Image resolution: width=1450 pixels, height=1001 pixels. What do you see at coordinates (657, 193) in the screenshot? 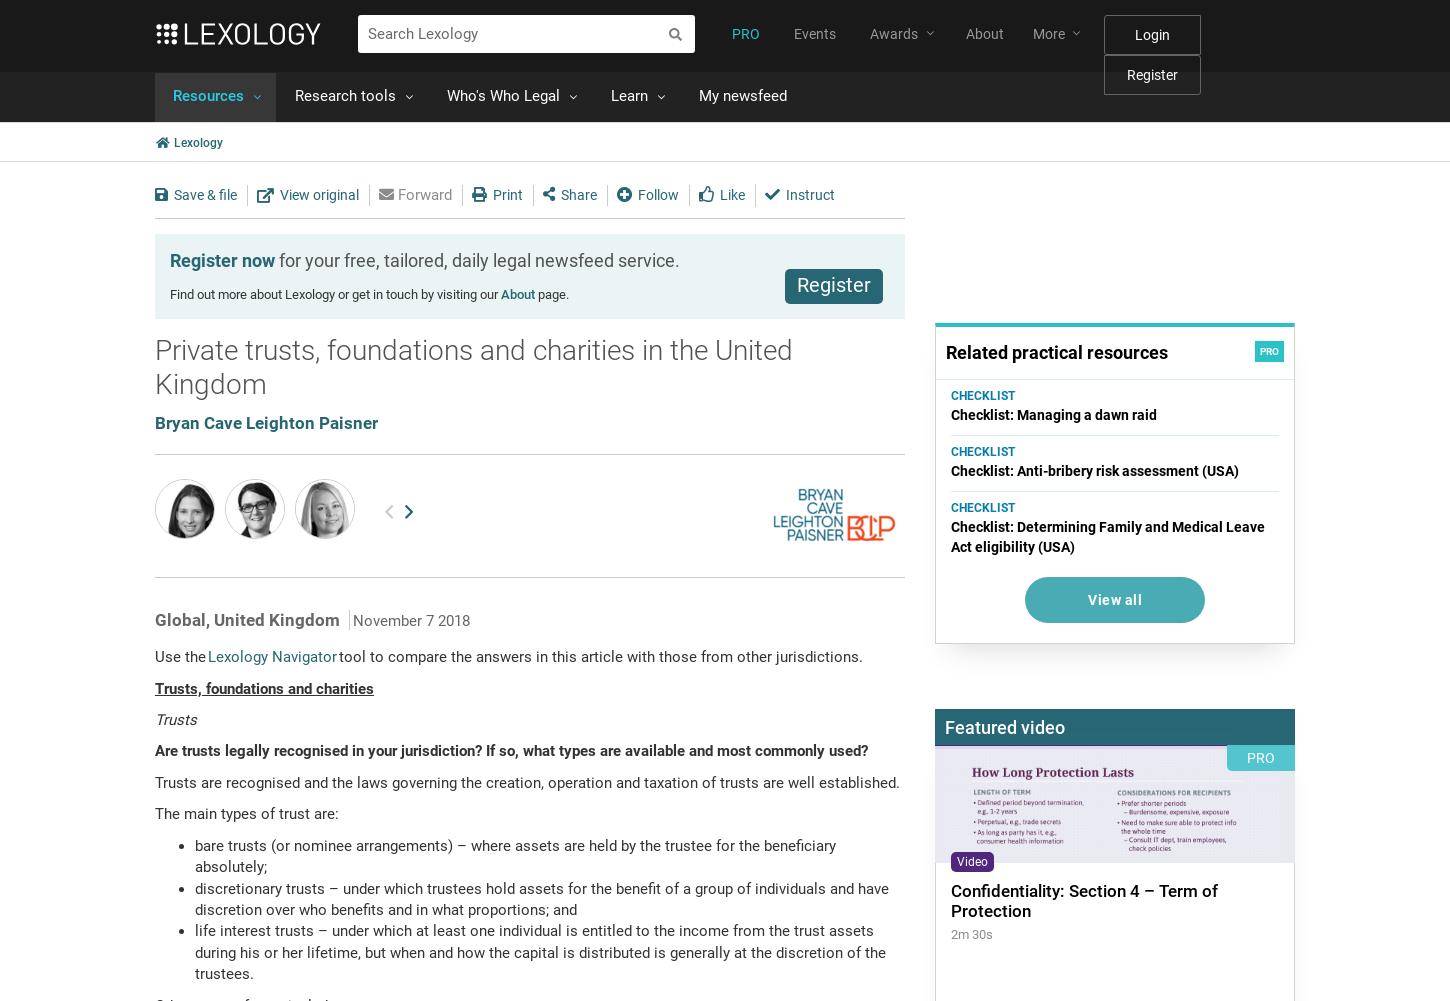
I see `'Follow'` at bounding box center [657, 193].